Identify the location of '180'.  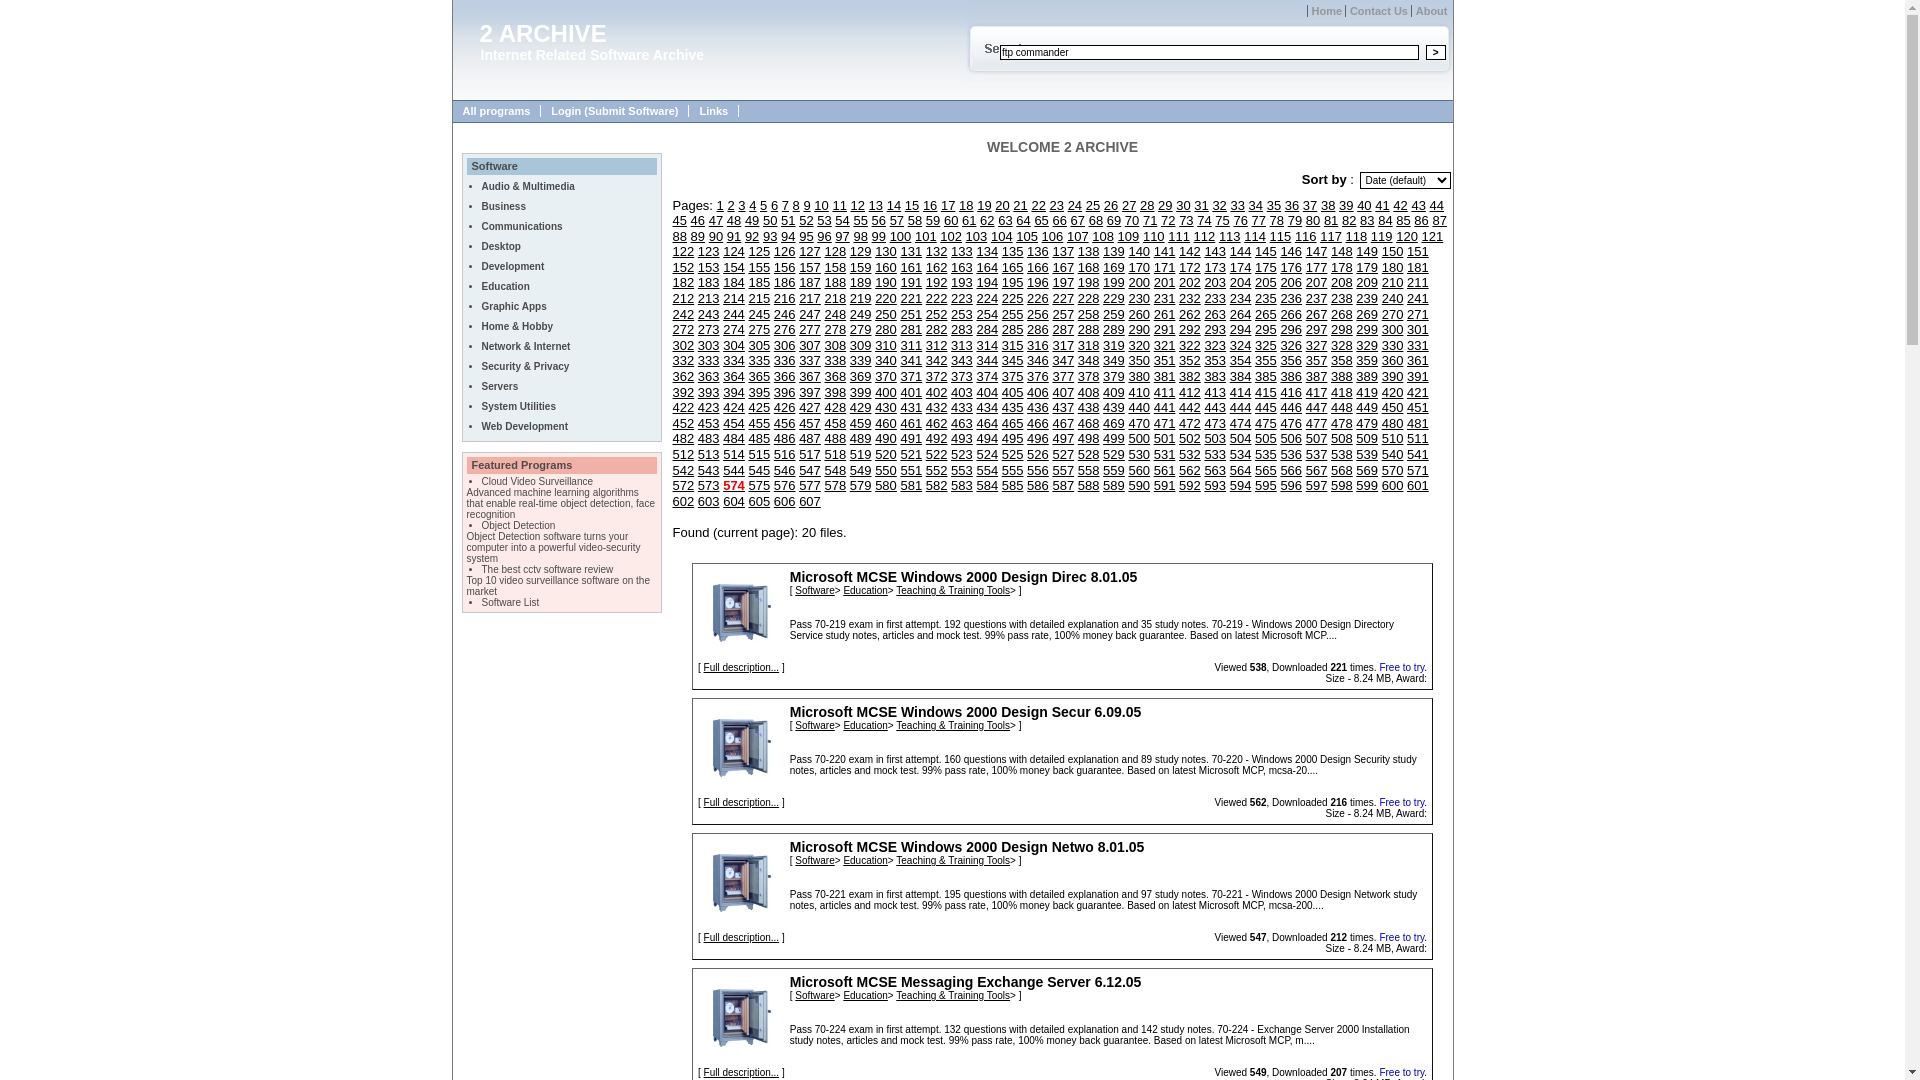
(1391, 266).